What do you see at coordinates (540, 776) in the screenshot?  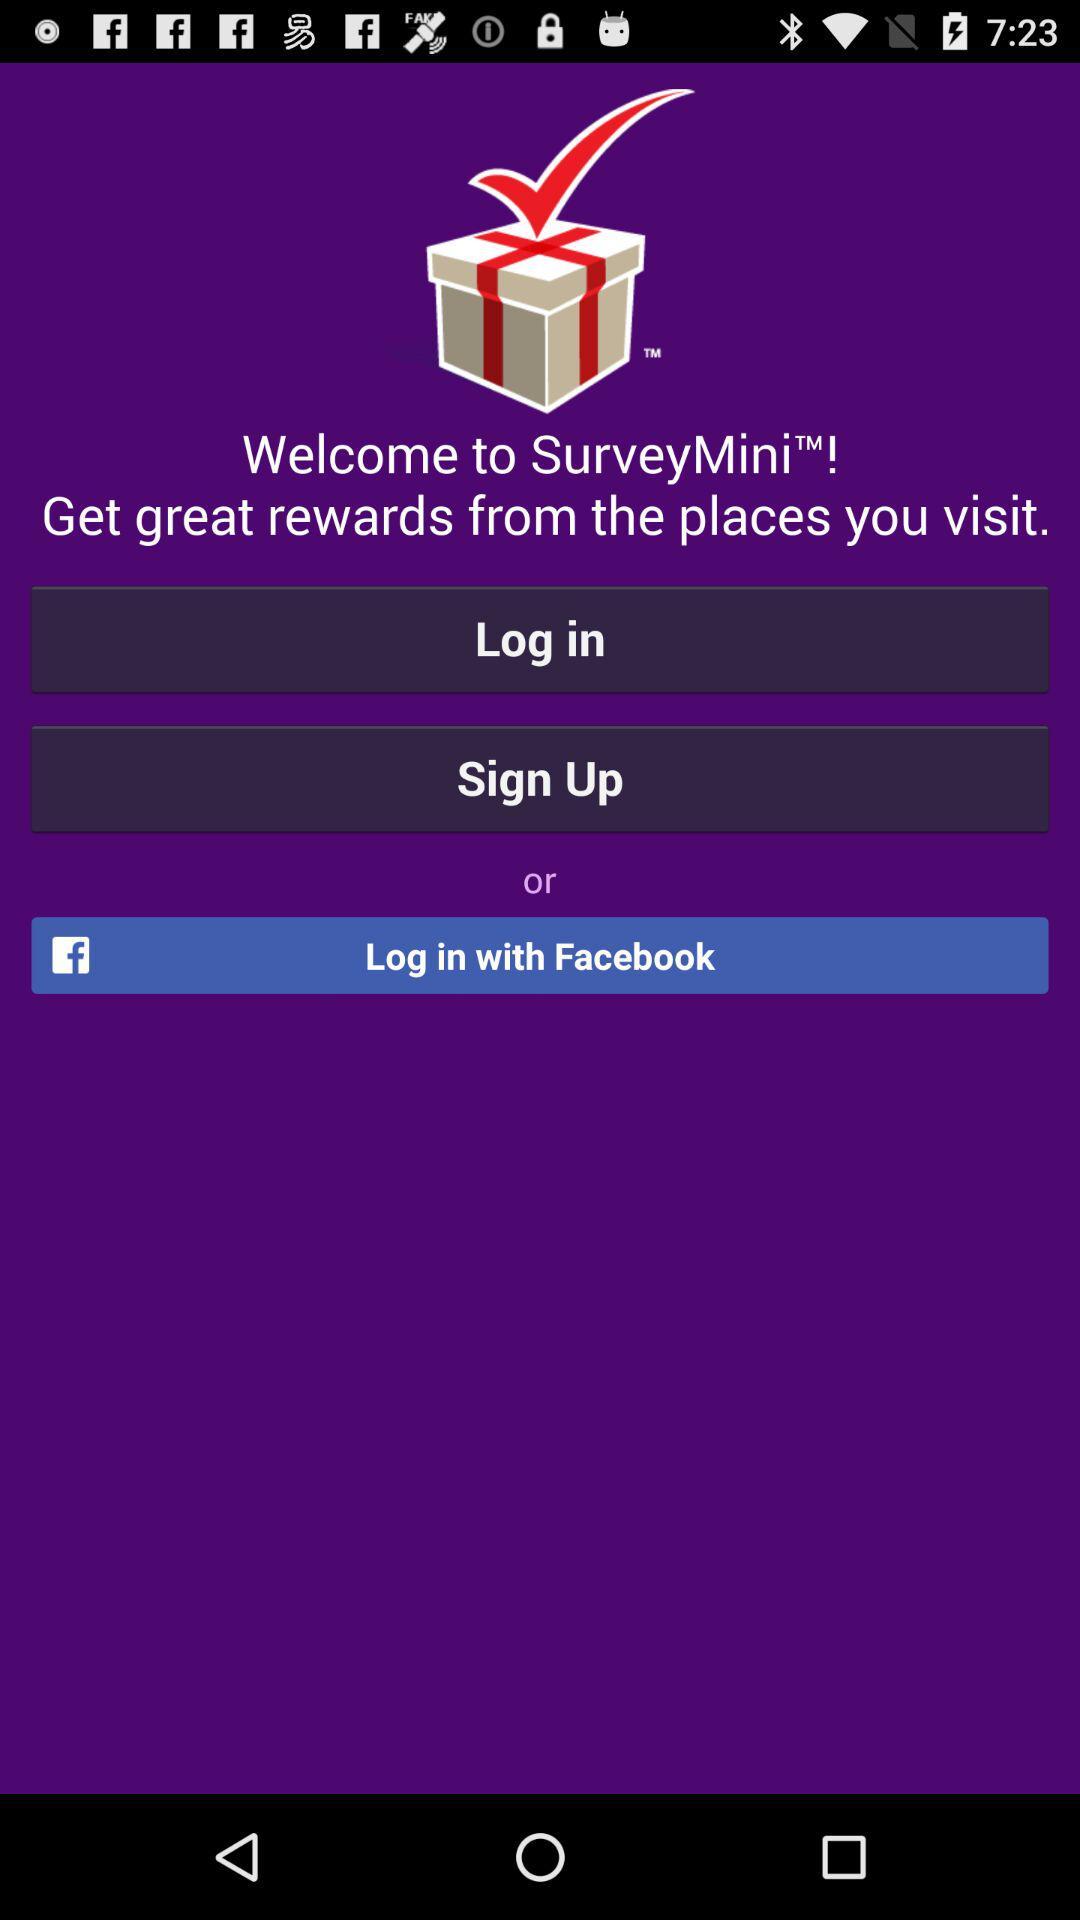 I see `the sign up` at bounding box center [540, 776].